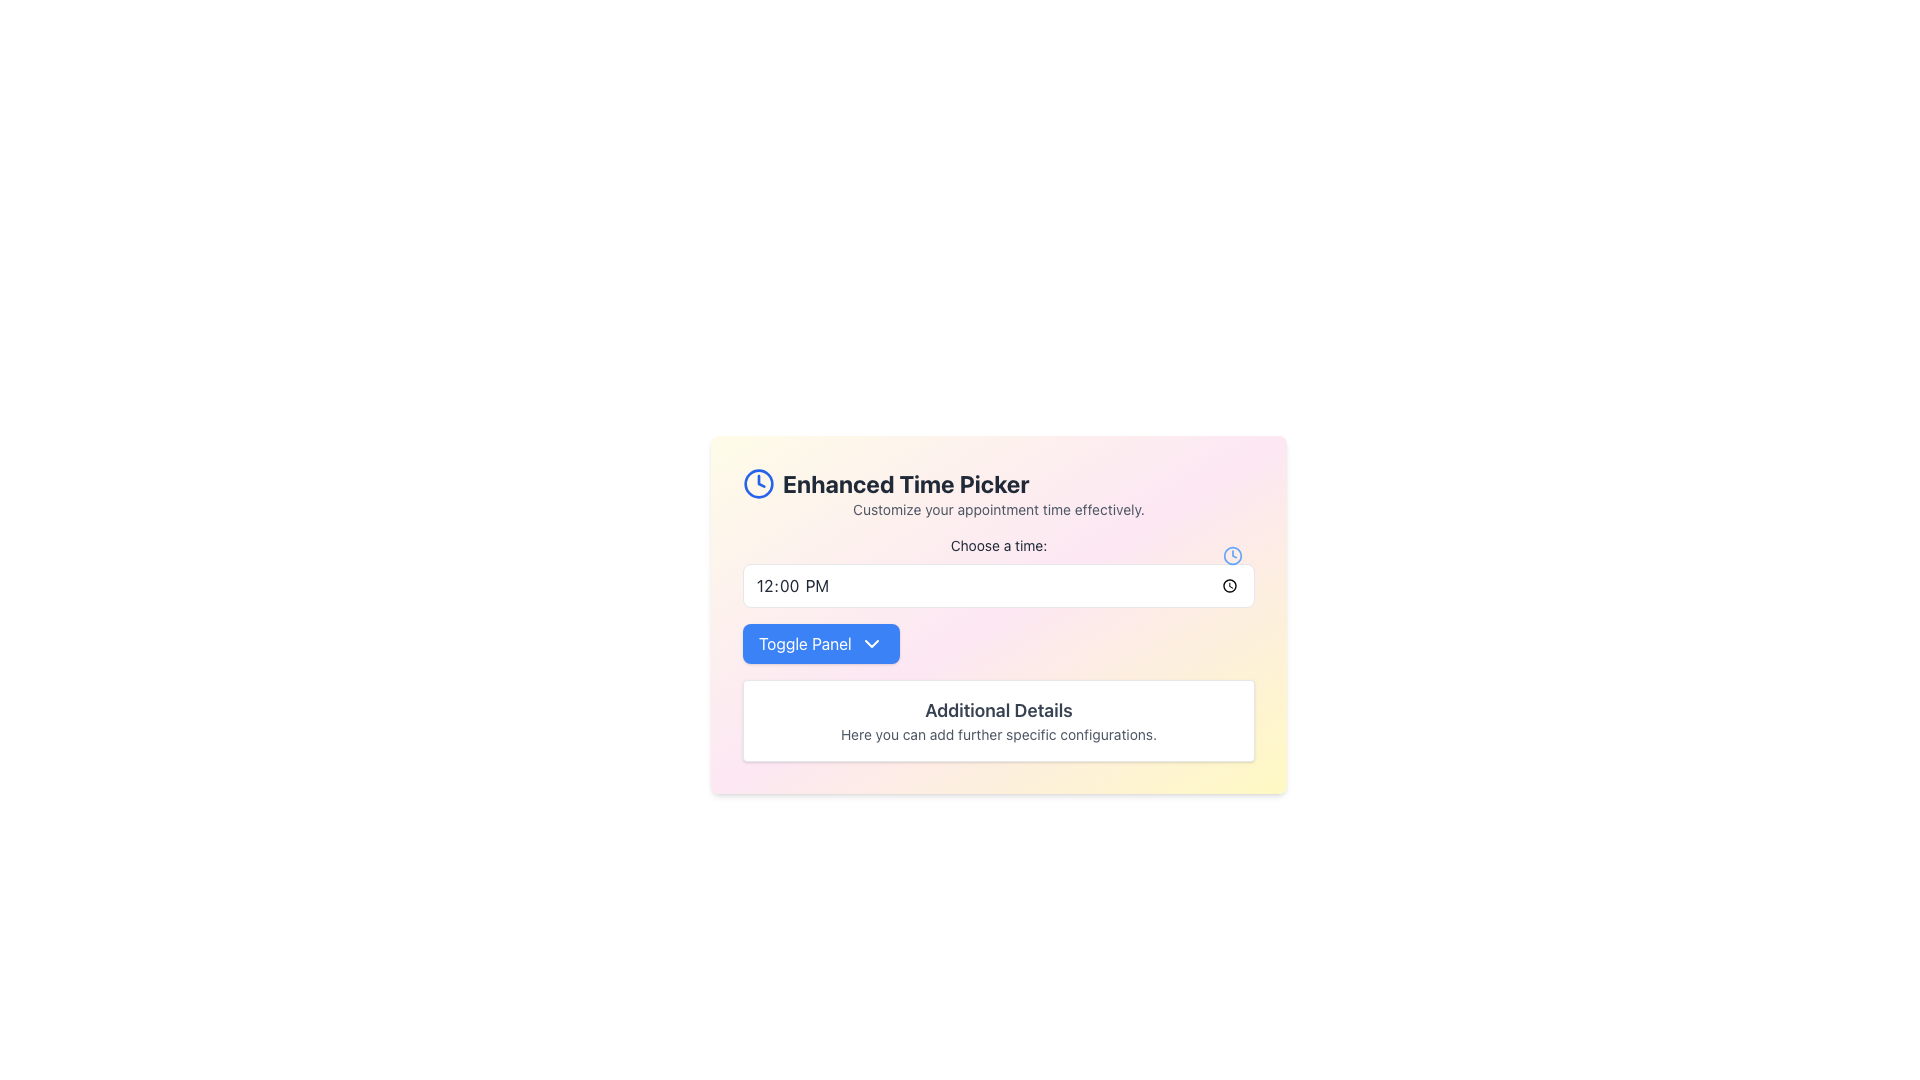 This screenshot has height=1080, width=1920. I want to click on the static informational text that provides additional context or instructions related to the 'Additional Details' section, located beneath the heading 'Additional Details', so click(998, 735).